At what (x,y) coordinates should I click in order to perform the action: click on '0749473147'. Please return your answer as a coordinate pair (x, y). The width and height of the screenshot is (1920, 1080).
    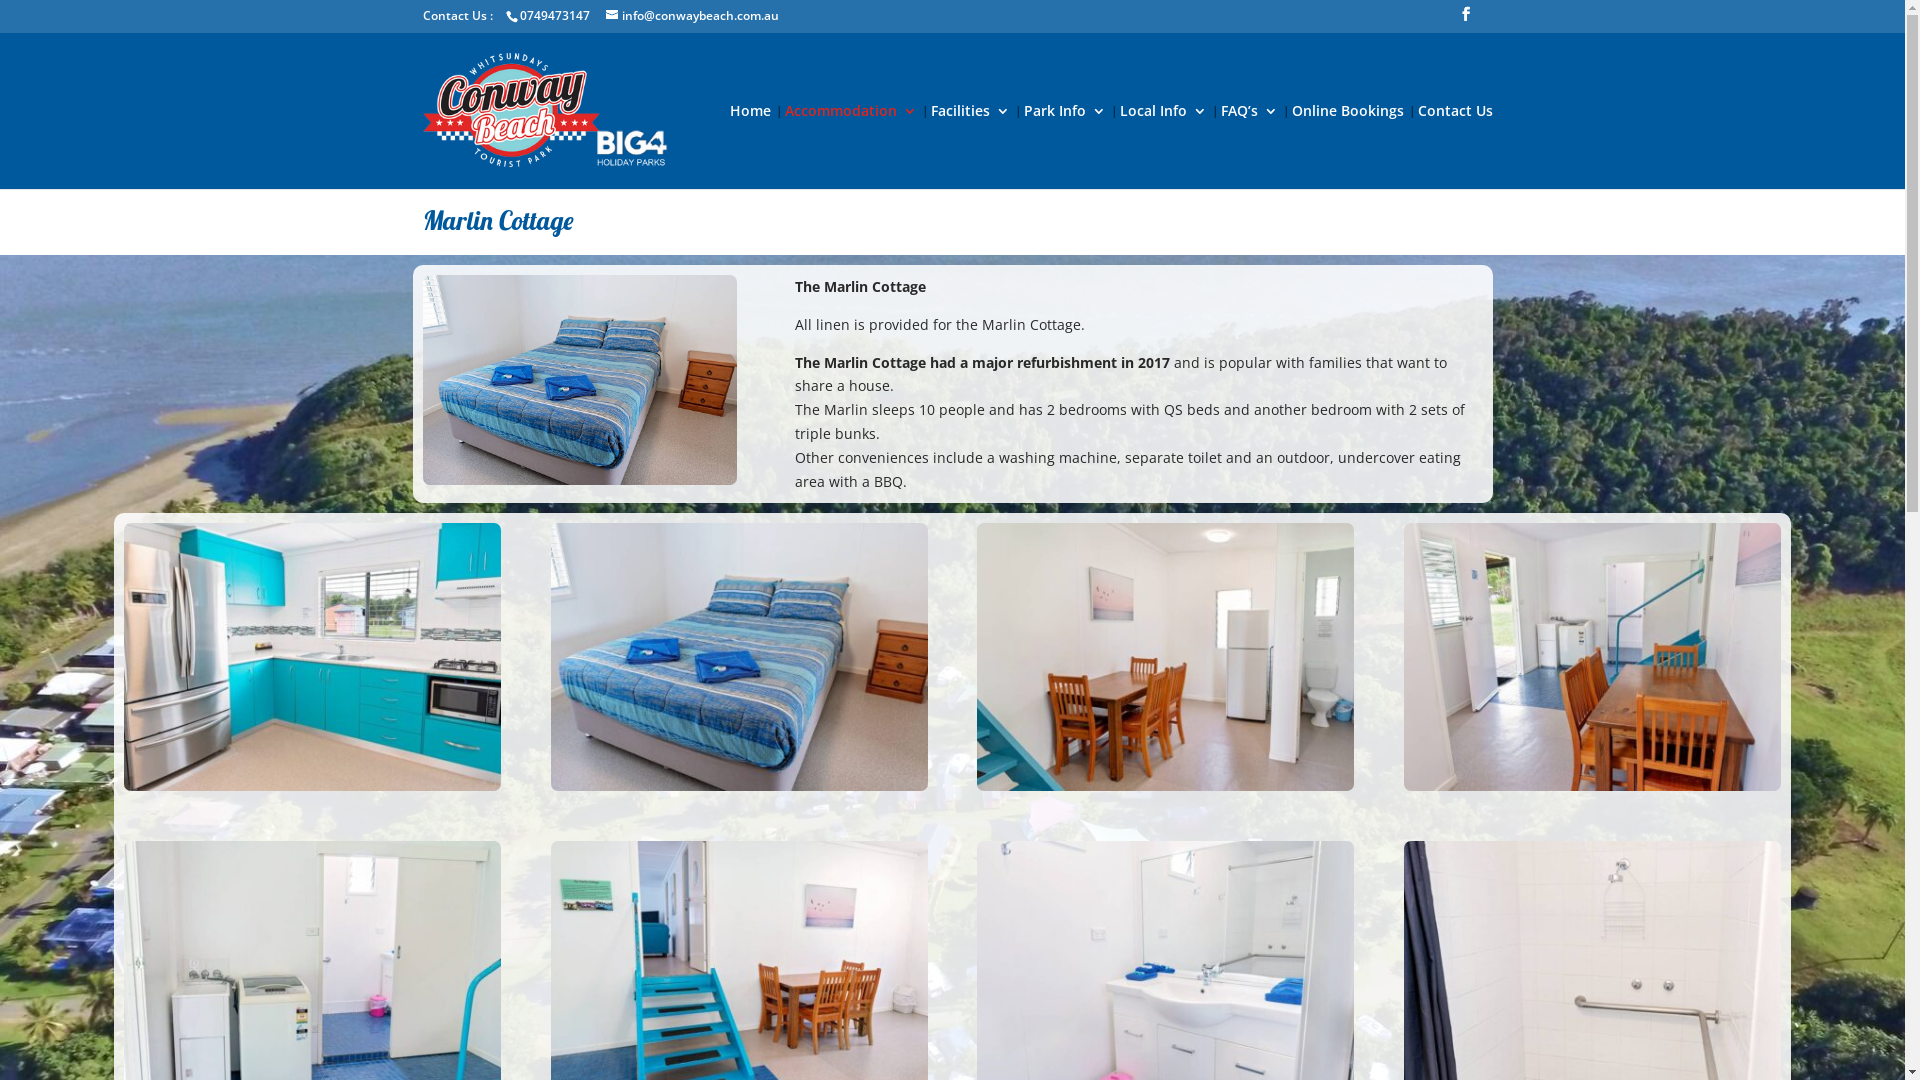
    Looking at the image, I should click on (554, 15).